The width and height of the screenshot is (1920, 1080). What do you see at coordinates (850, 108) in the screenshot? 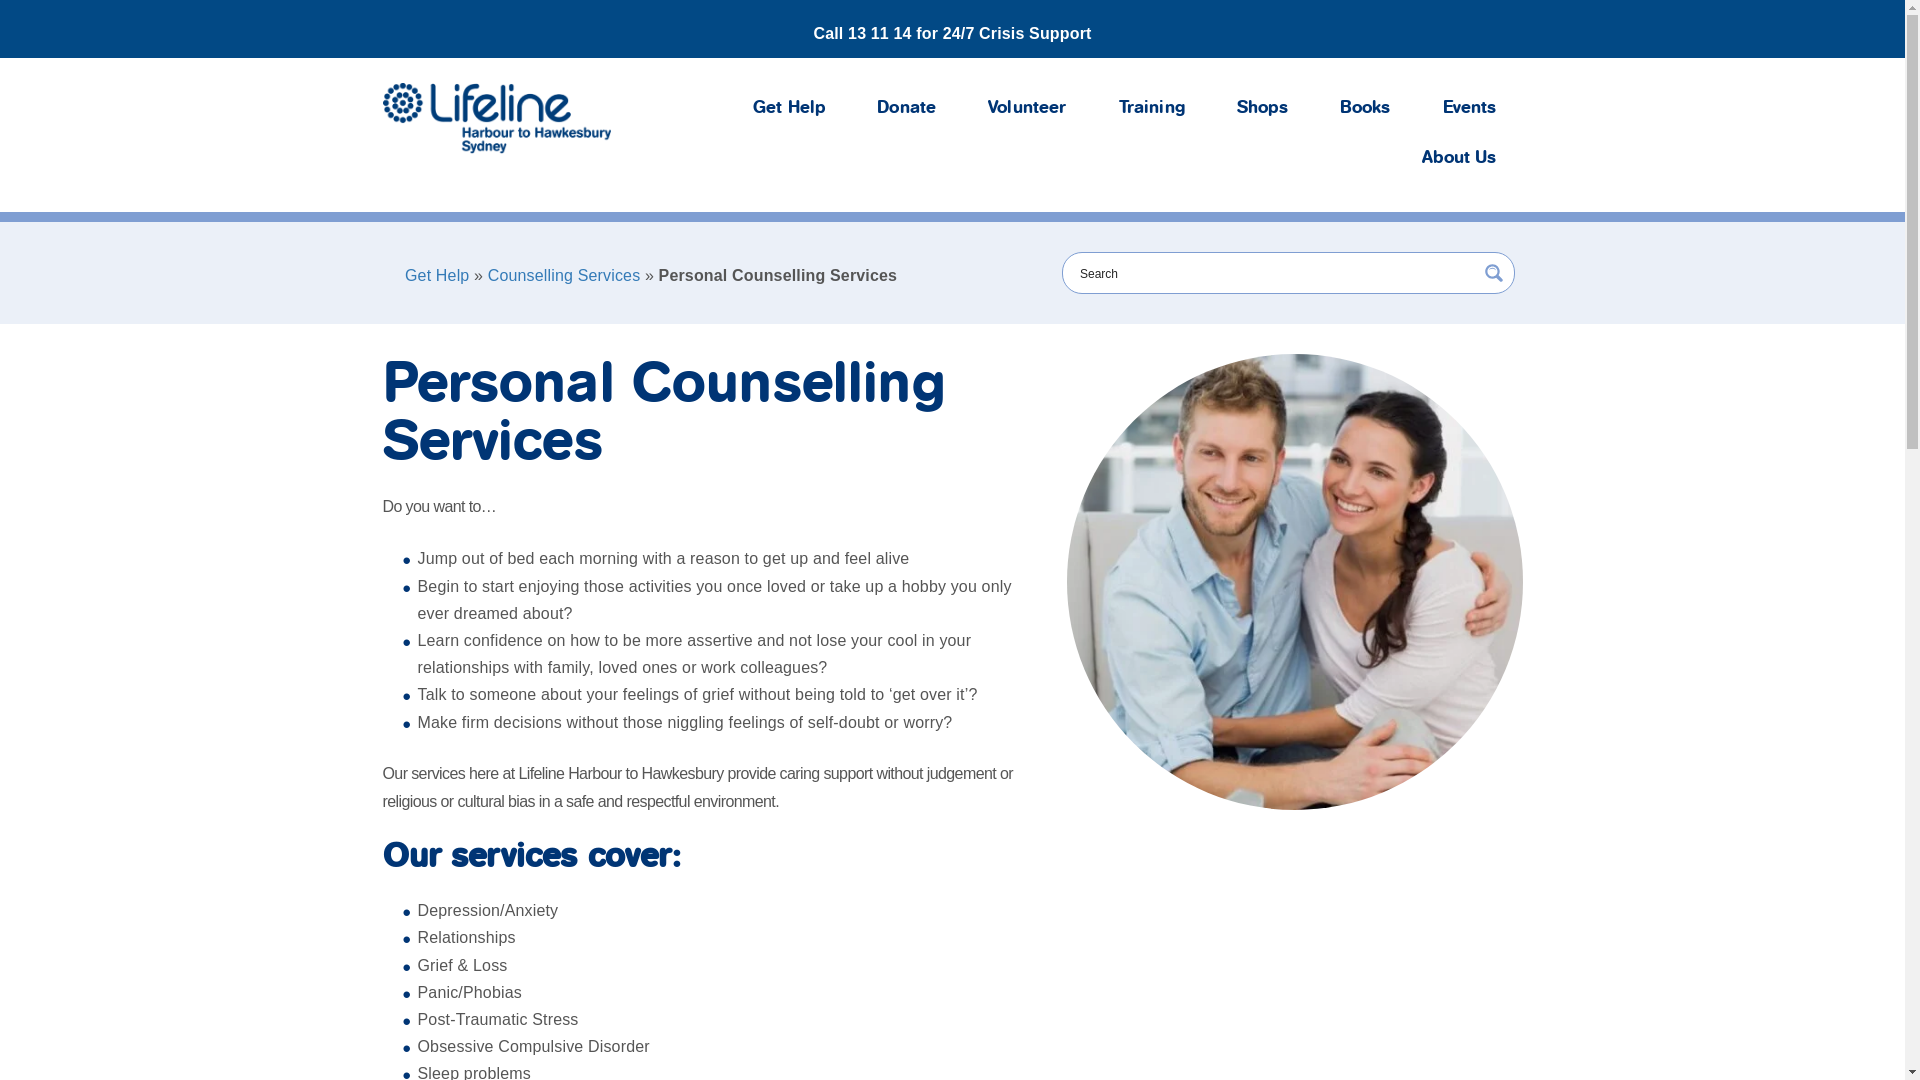
I see `'Donate'` at bounding box center [850, 108].